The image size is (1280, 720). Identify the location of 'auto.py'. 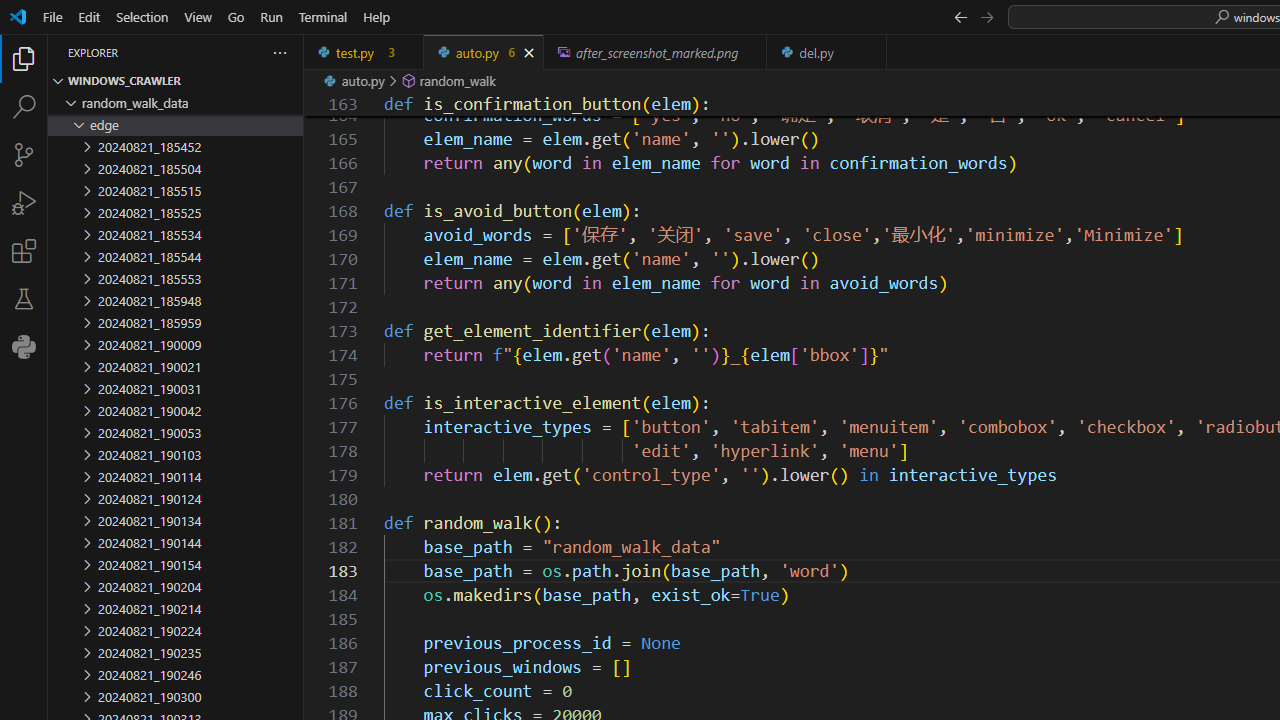
(483, 51).